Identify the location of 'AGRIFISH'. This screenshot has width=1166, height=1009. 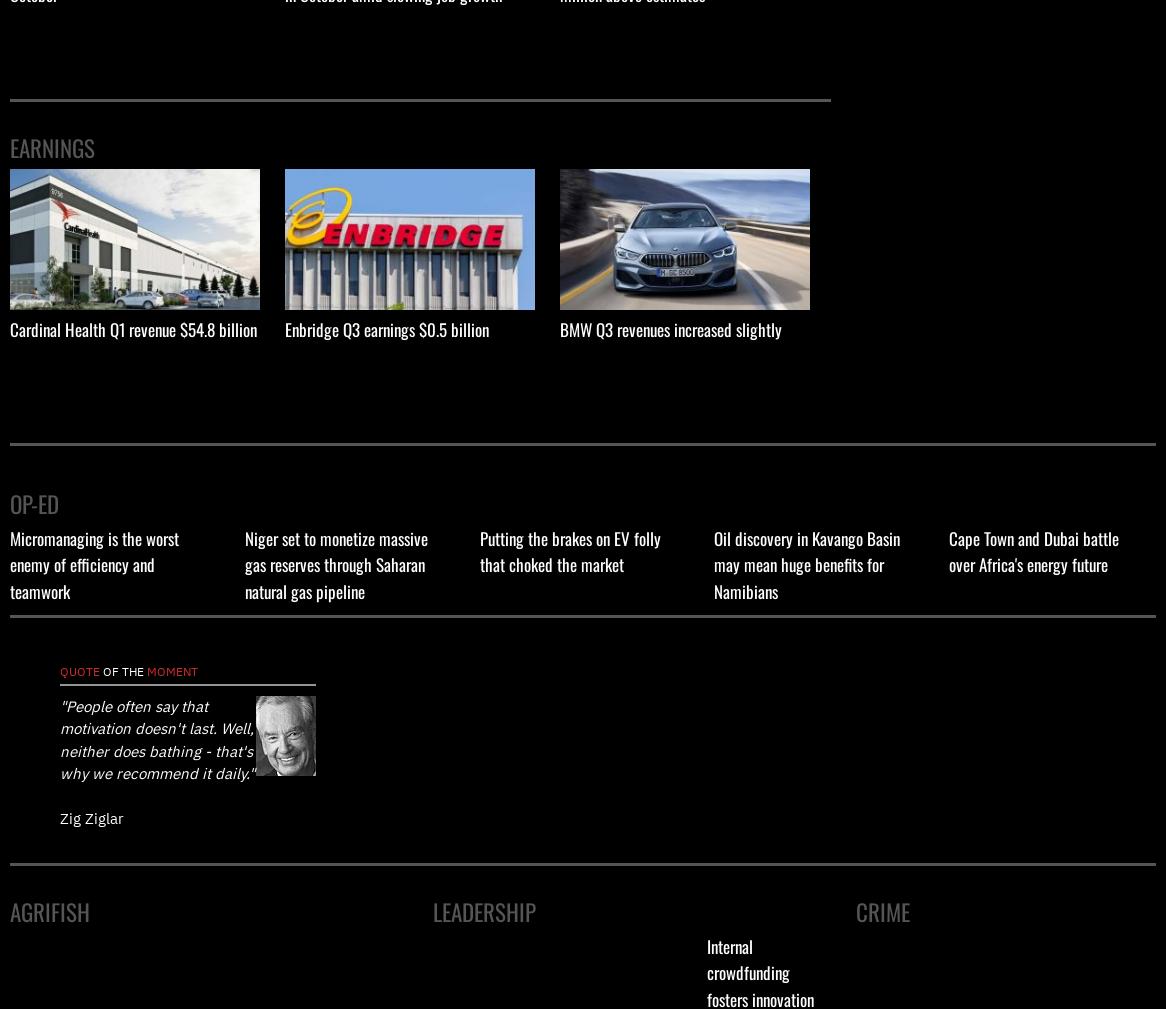
(50, 912).